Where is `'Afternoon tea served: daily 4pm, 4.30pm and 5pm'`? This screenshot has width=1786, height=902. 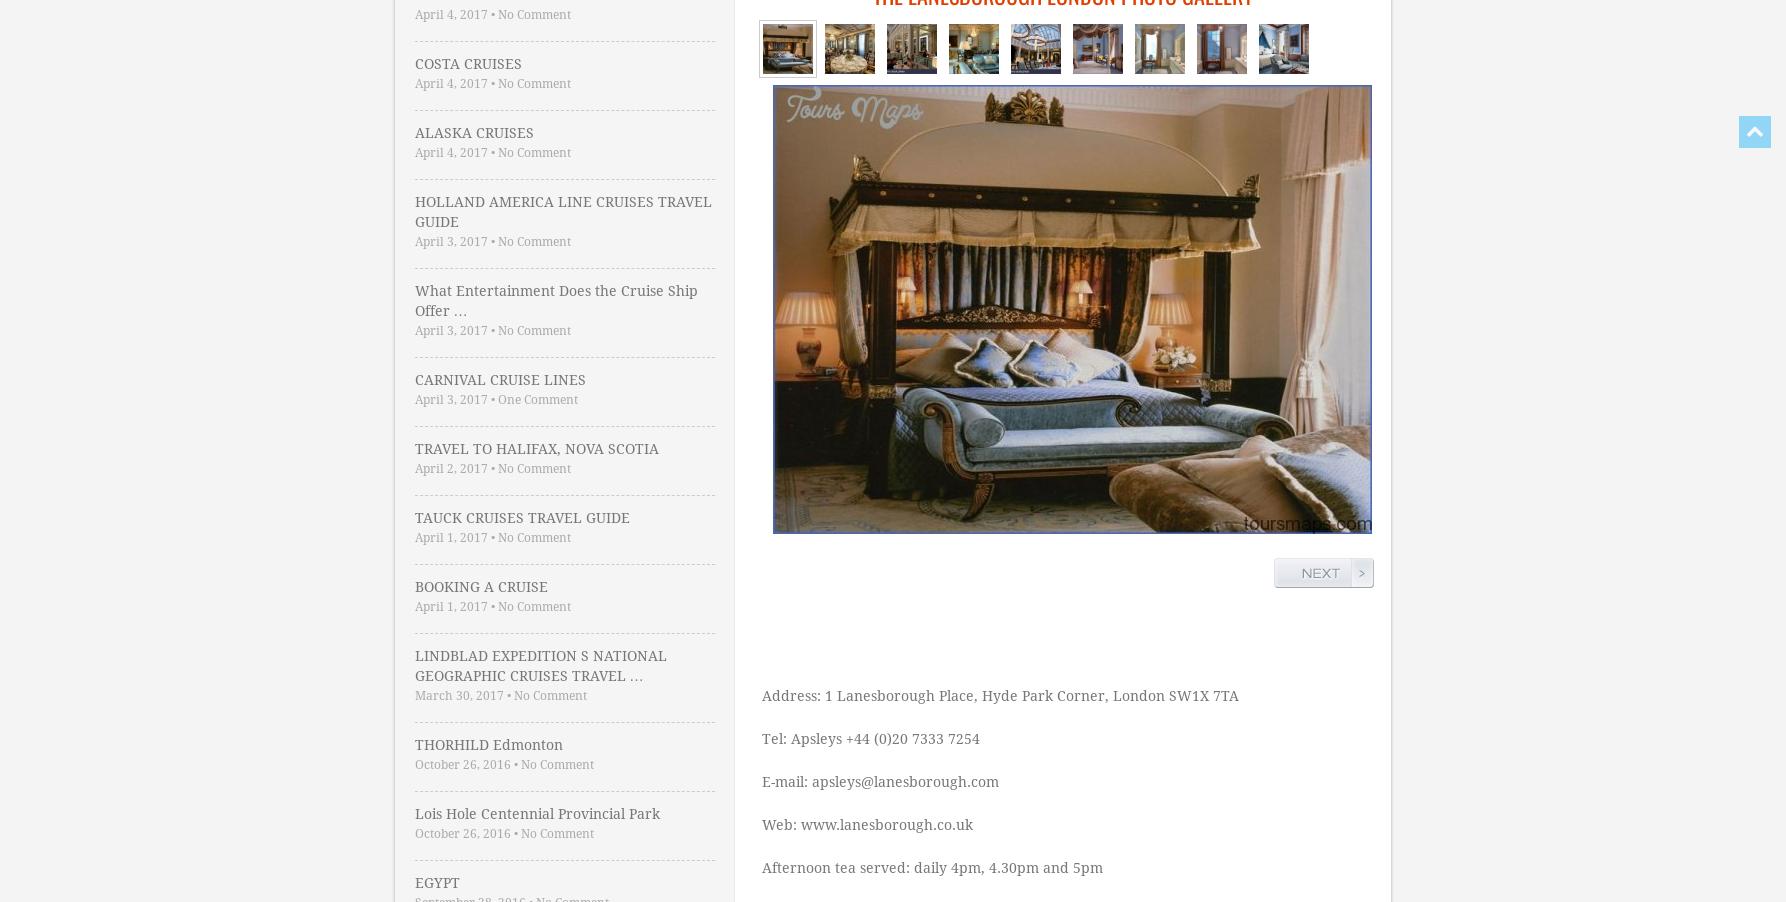 'Afternoon tea served: daily 4pm, 4.30pm and 5pm' is located at coordinates (932, 867).